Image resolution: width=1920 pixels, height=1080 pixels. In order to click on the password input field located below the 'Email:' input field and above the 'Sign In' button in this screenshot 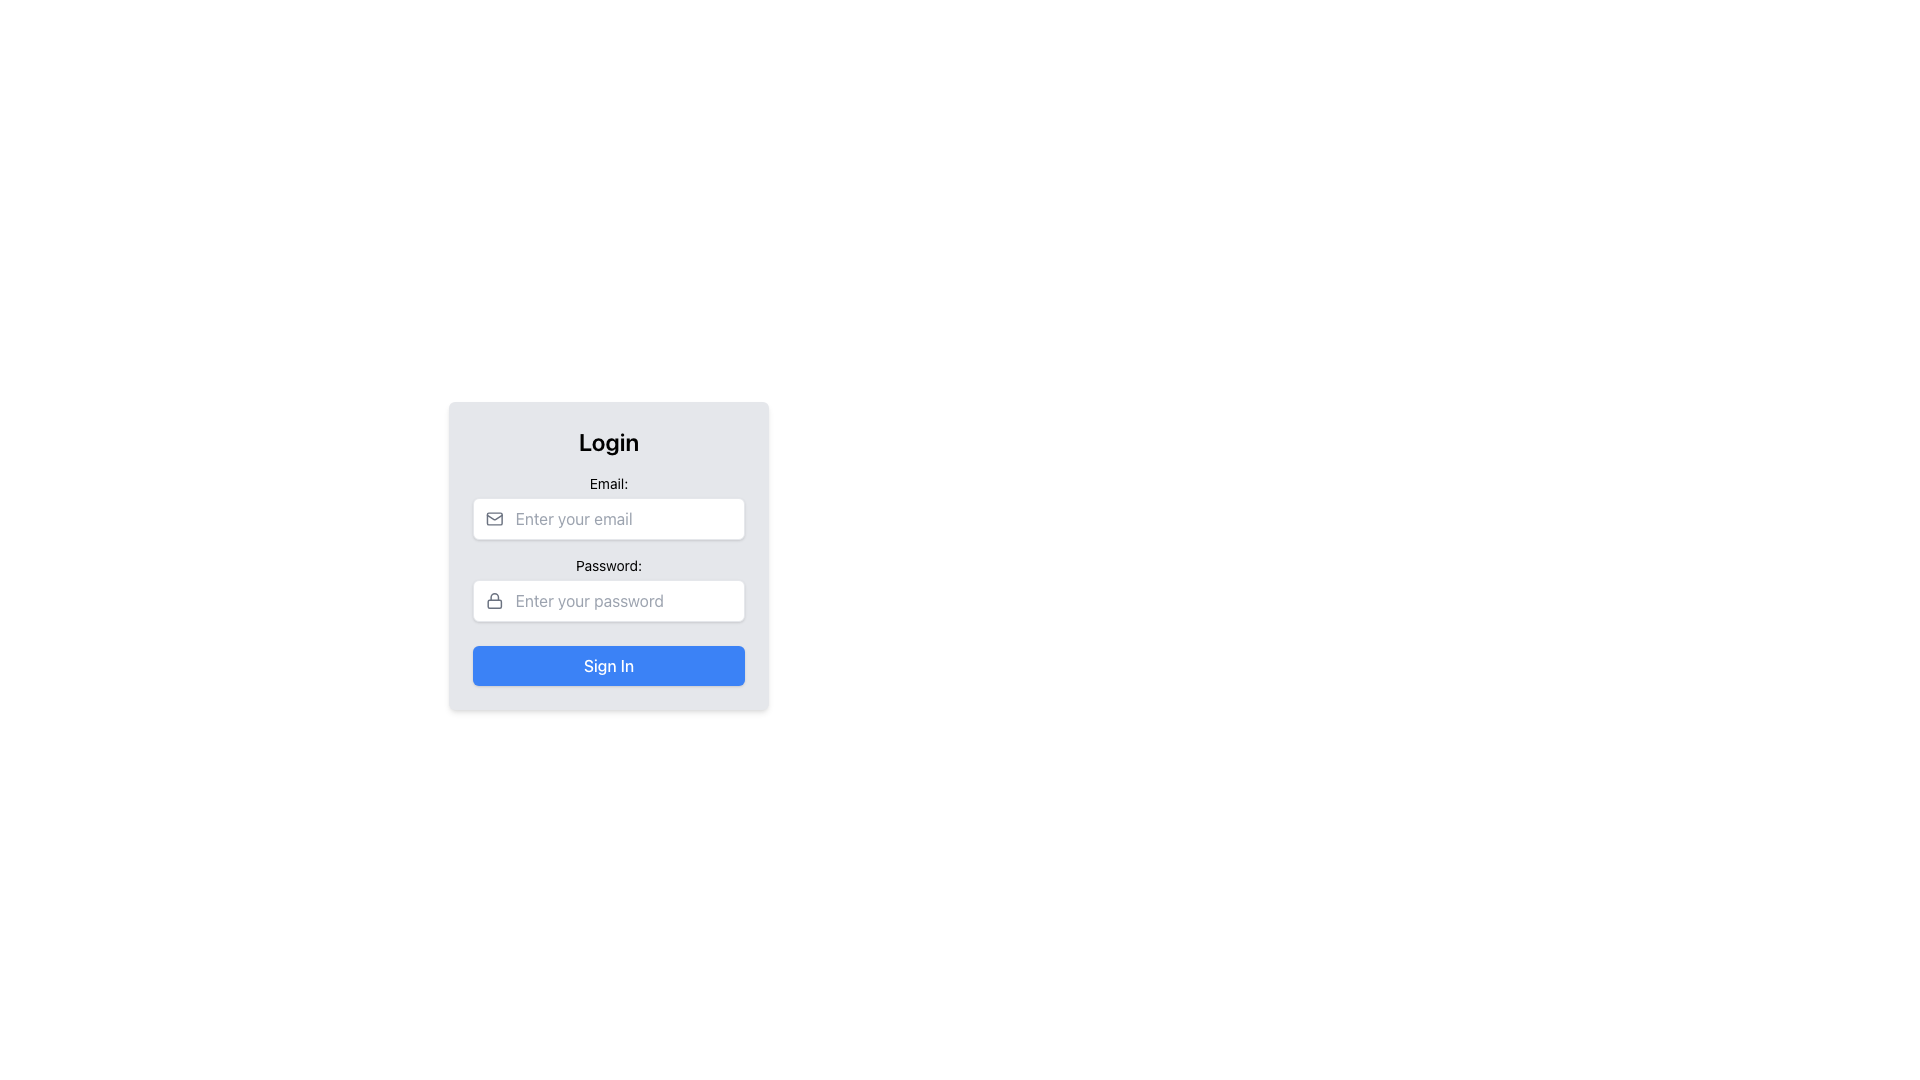, I will do `click(608, 588)`.